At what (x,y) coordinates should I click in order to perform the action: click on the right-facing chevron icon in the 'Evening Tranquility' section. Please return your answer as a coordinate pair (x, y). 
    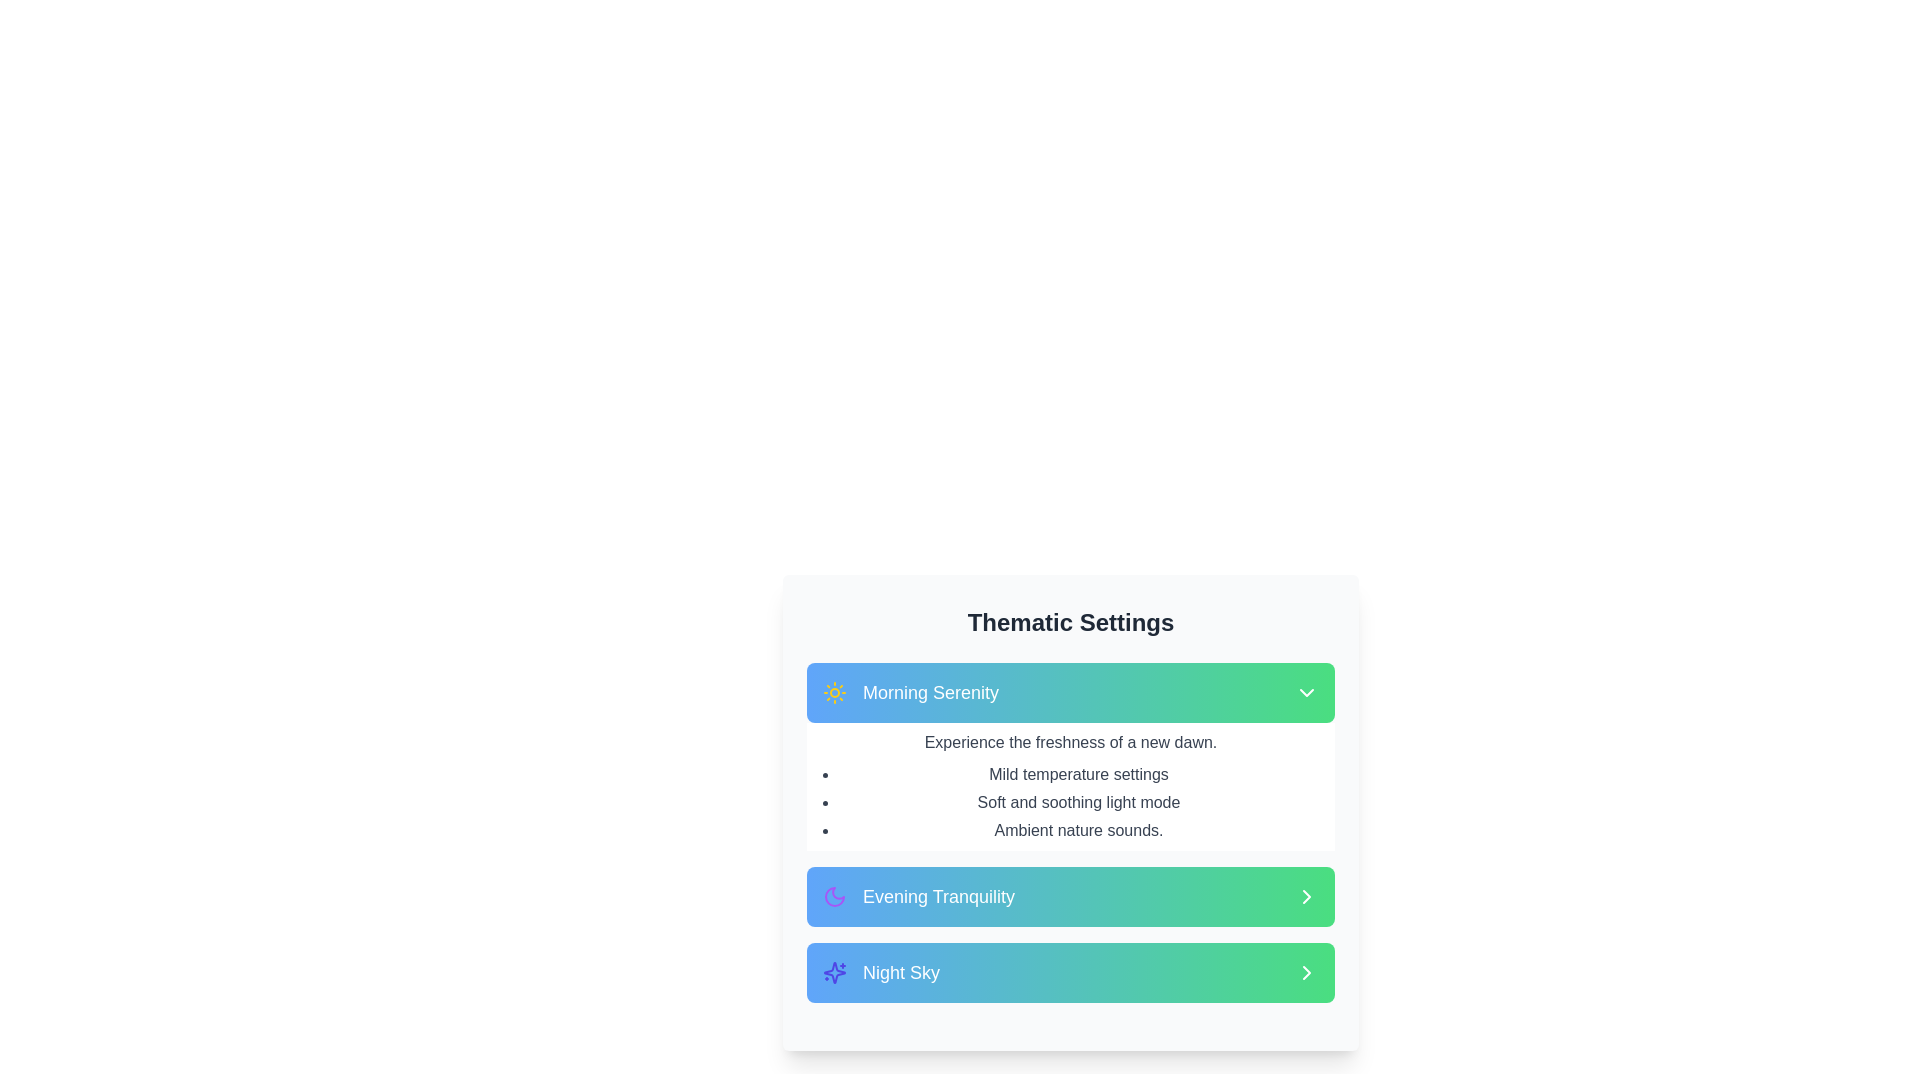
    Looking at the image, I should click on (1306, 896).